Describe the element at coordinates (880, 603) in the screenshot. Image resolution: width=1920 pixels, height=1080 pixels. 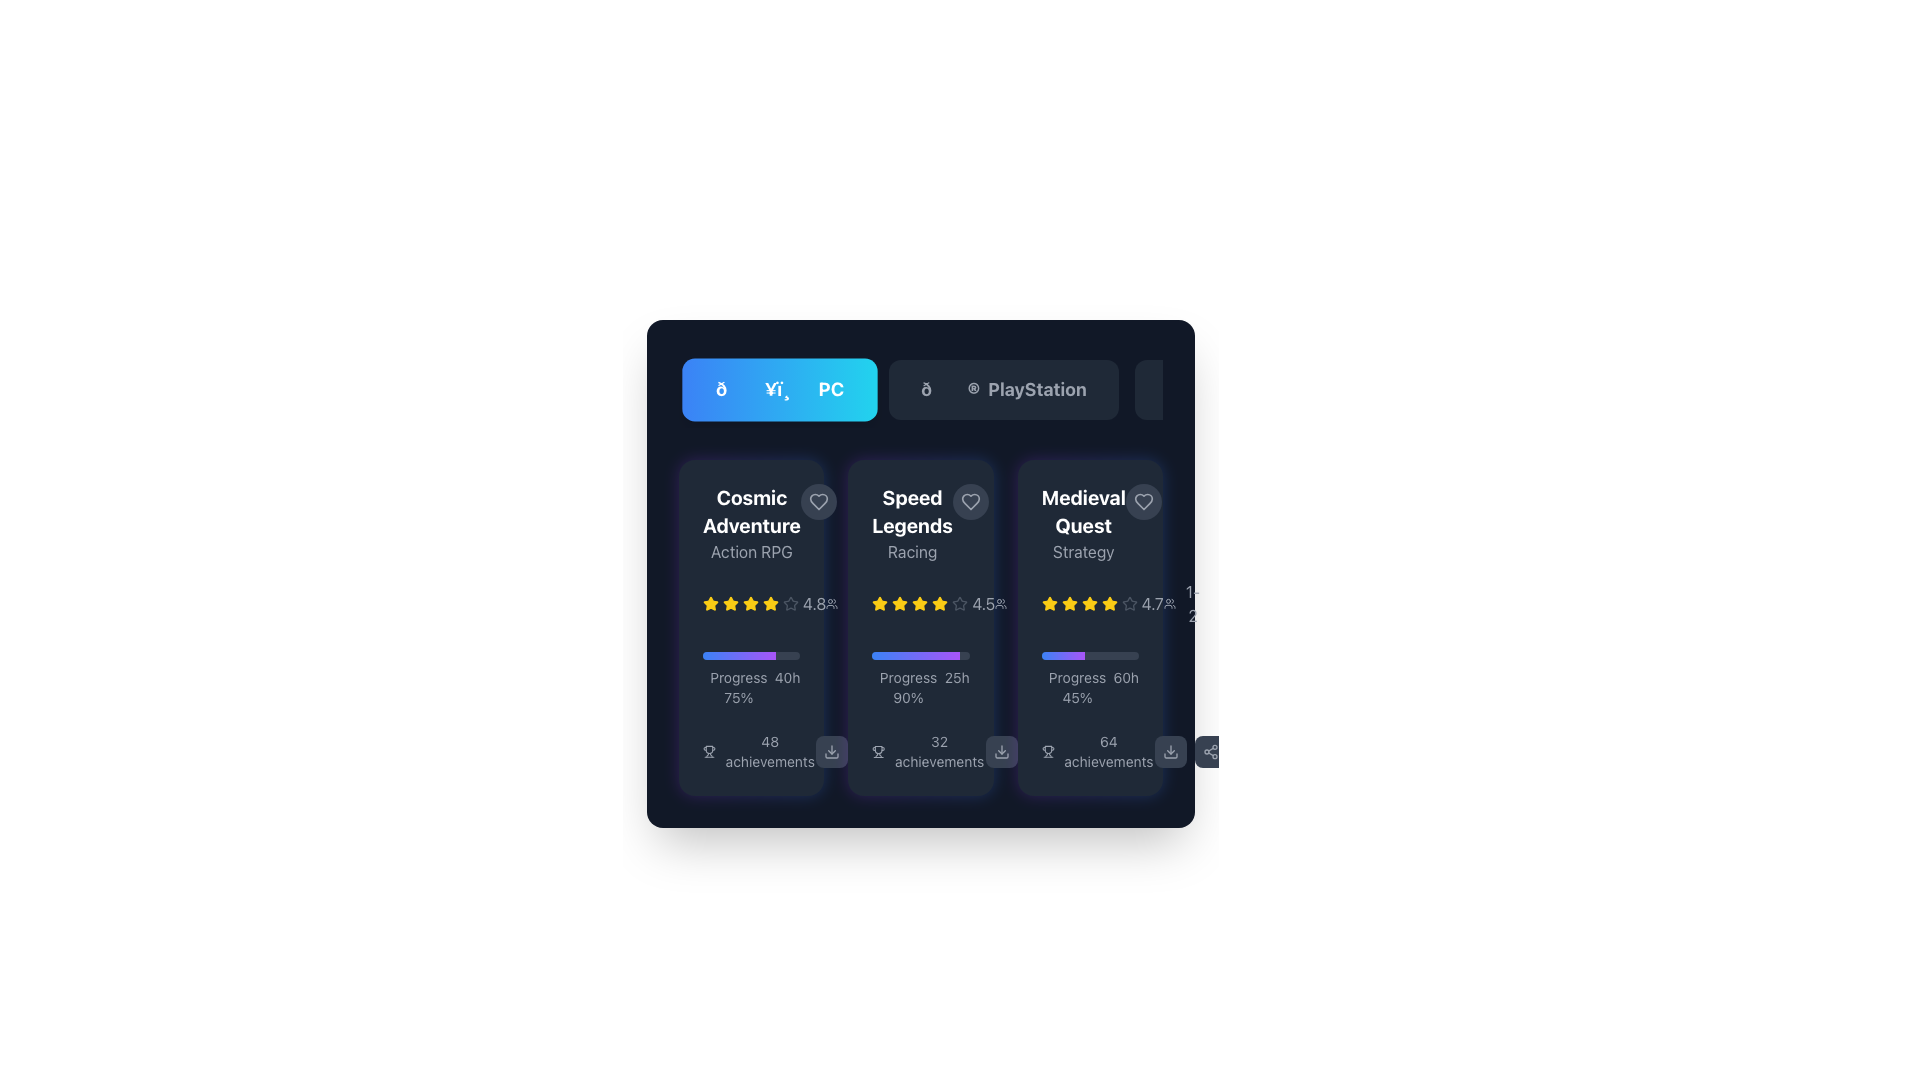
I see `the first yellow star icon in the 'Speed Legends' section, which indicates a rating within a sequence of five stars` at that location.